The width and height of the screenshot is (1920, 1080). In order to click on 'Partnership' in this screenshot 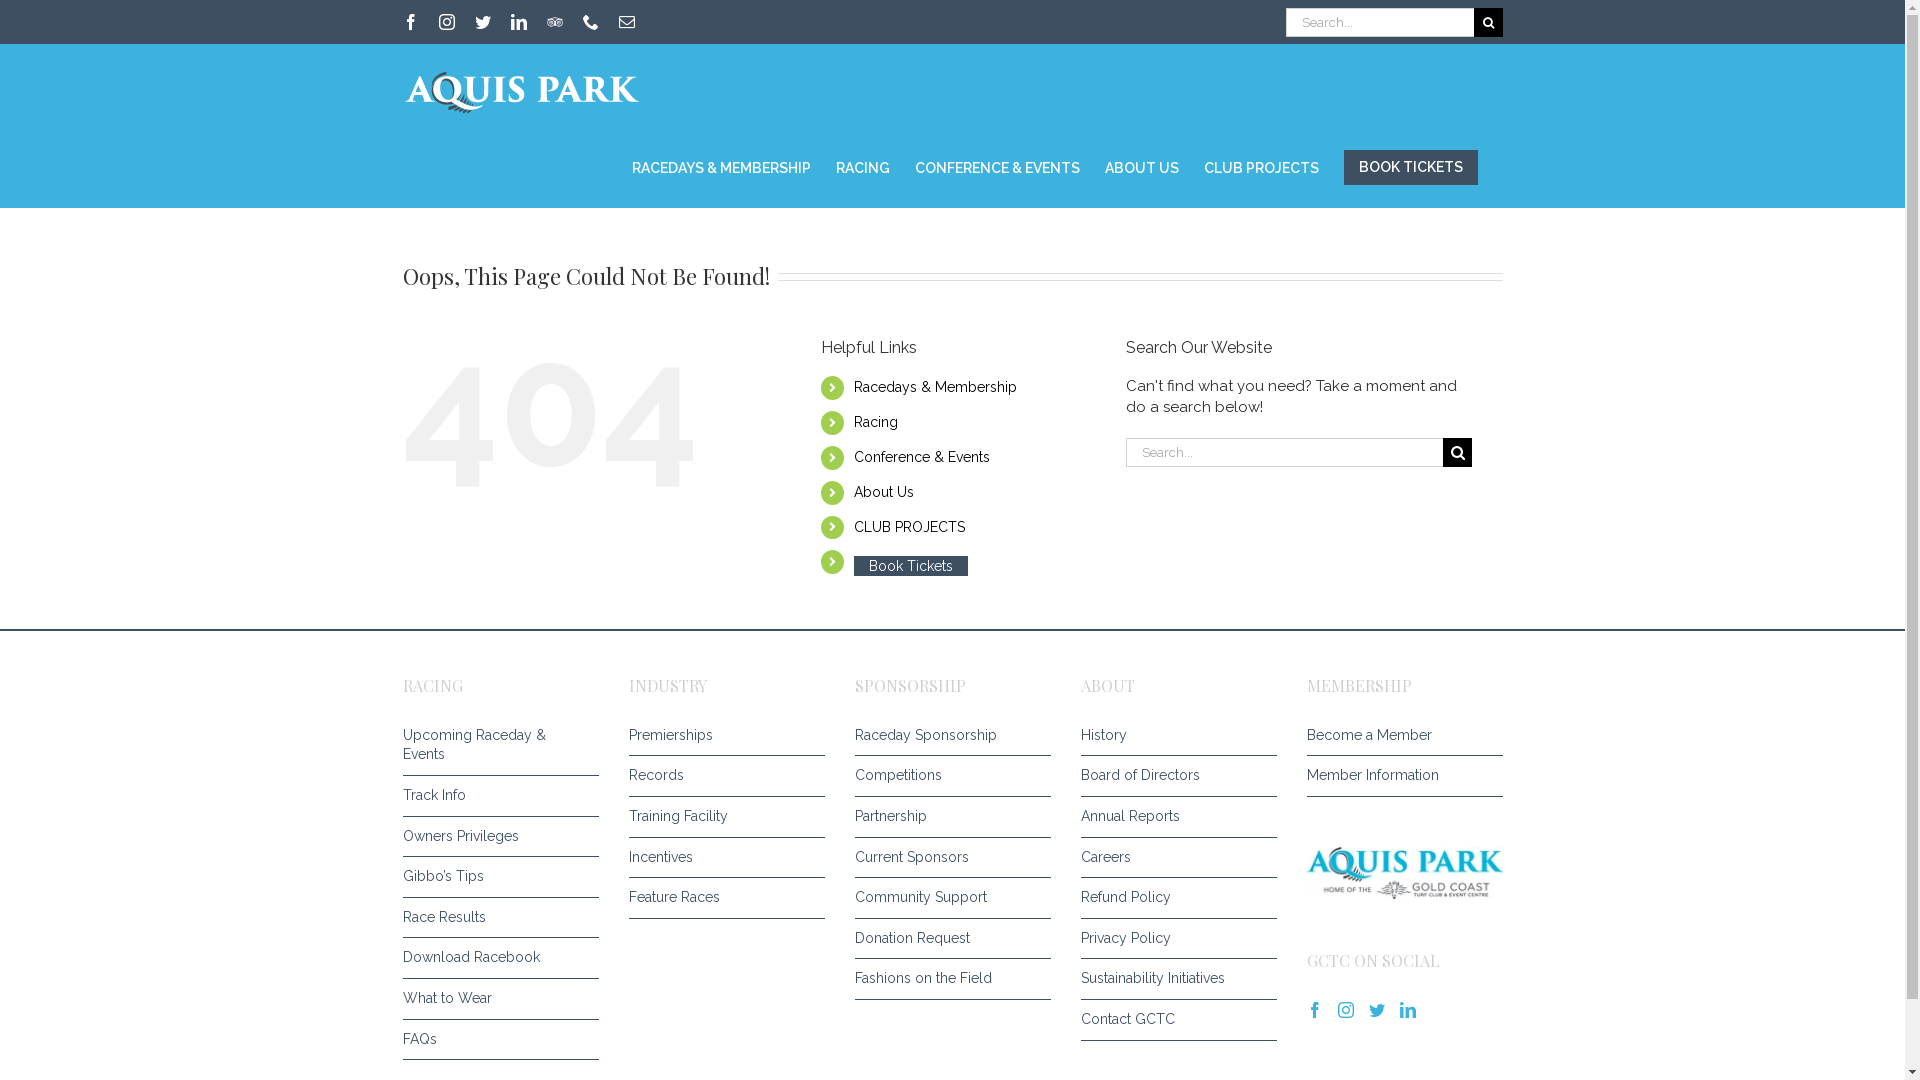, I will do `click(854, 817)`.